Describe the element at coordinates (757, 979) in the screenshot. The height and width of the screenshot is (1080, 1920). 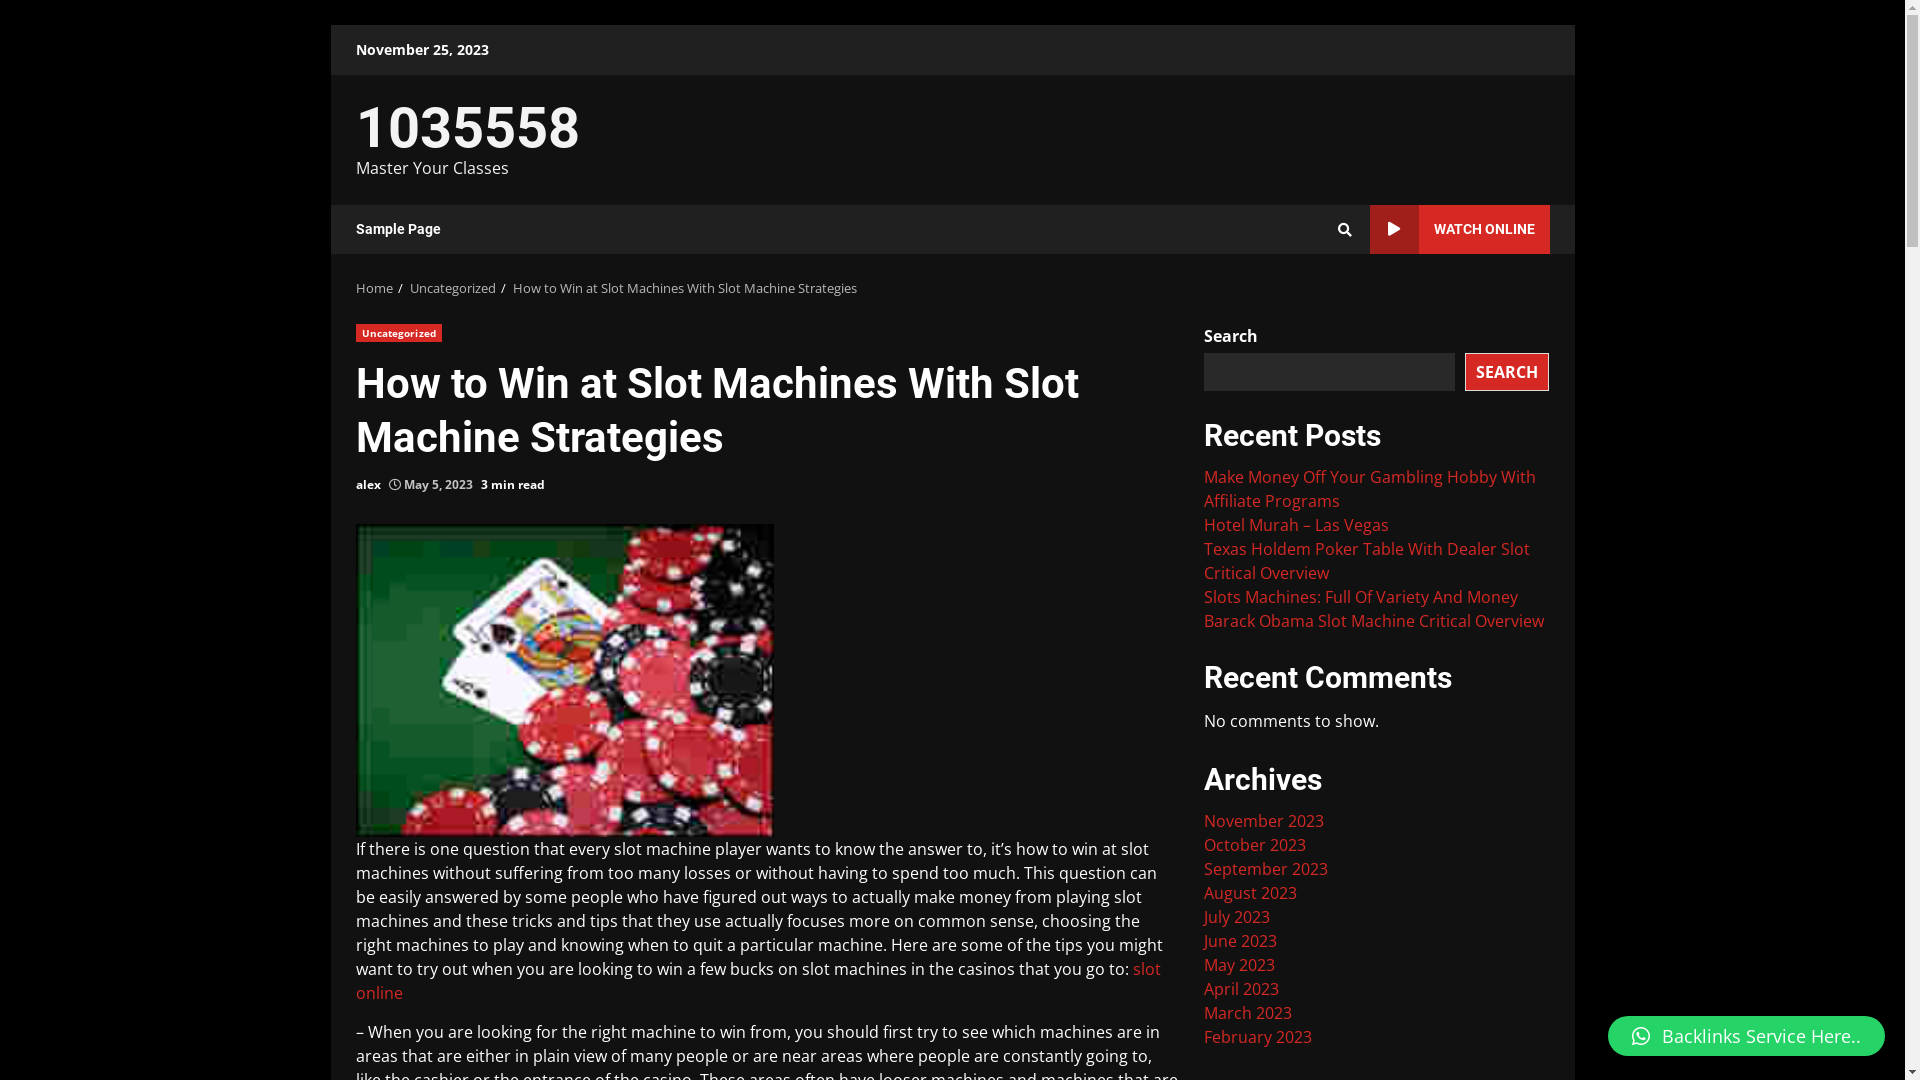
I see `'slot online'` at that location.